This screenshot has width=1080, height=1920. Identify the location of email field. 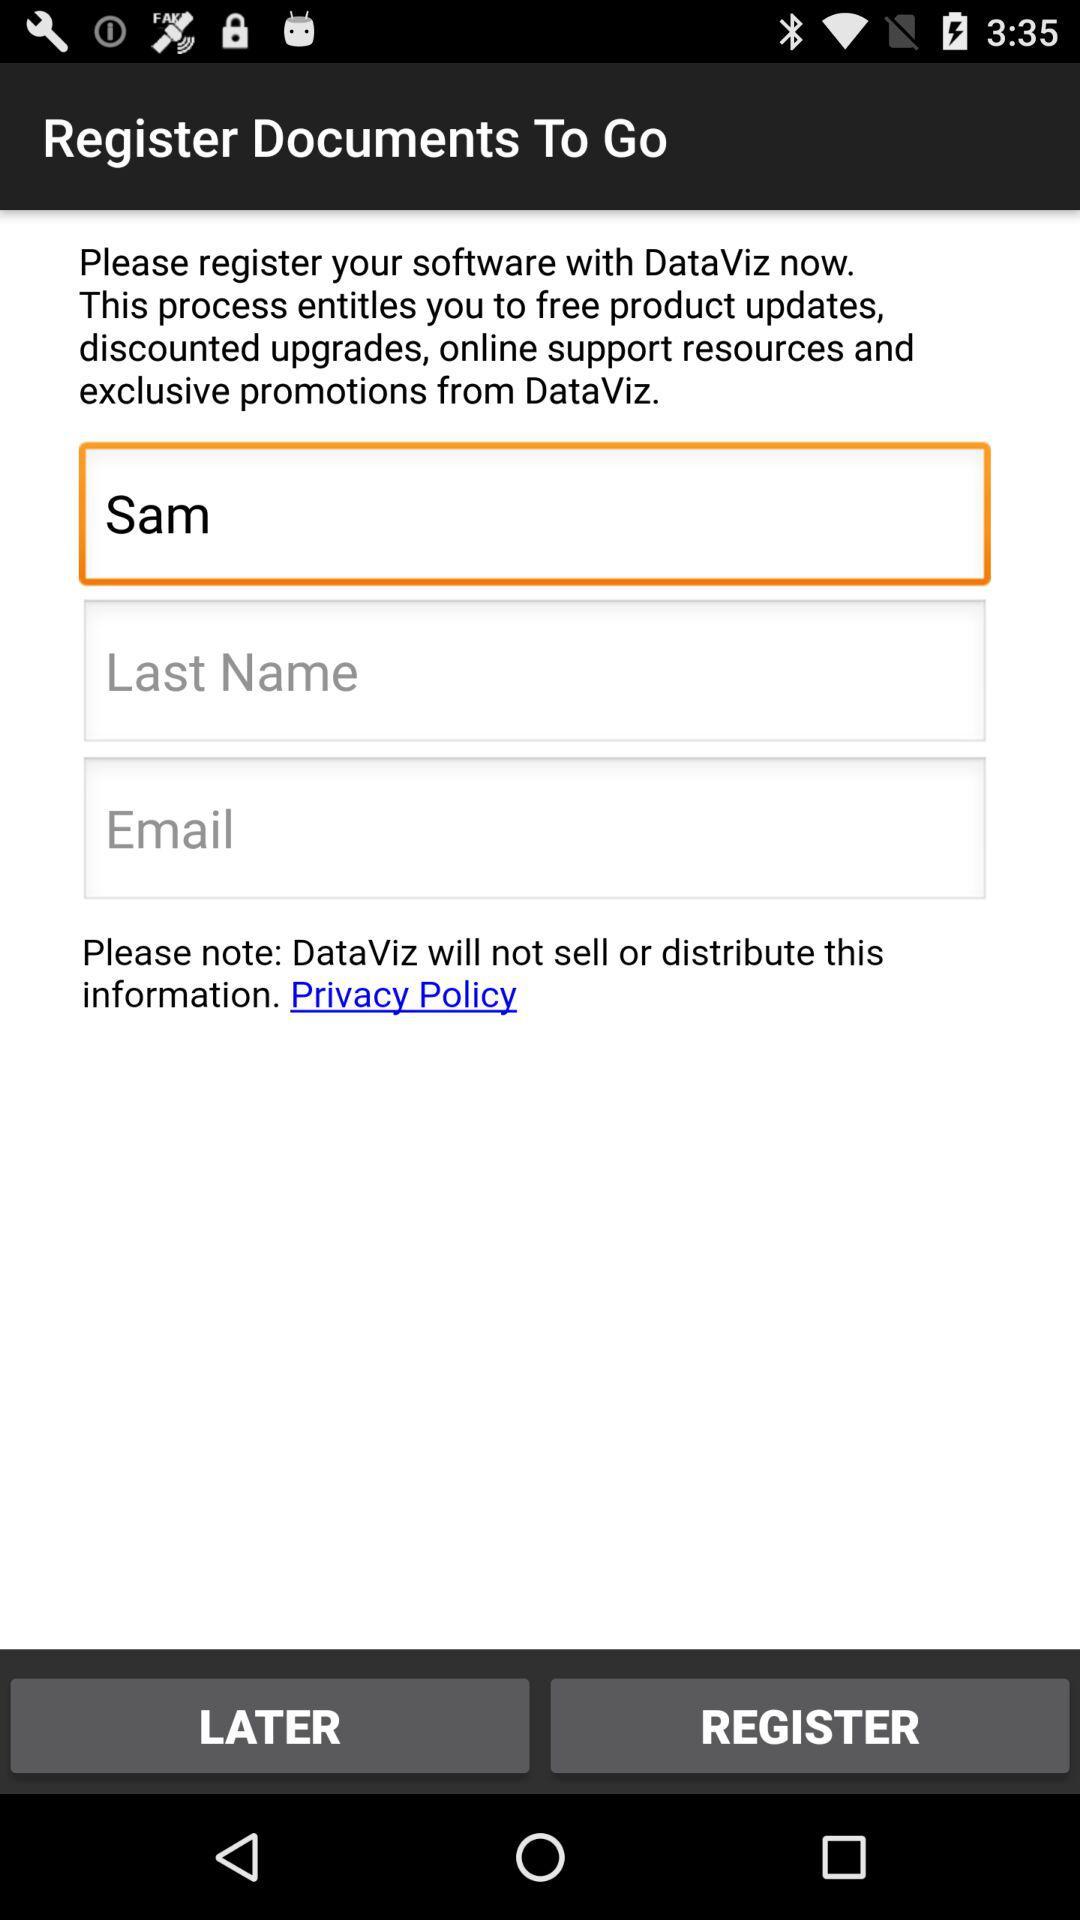
(533, 834).